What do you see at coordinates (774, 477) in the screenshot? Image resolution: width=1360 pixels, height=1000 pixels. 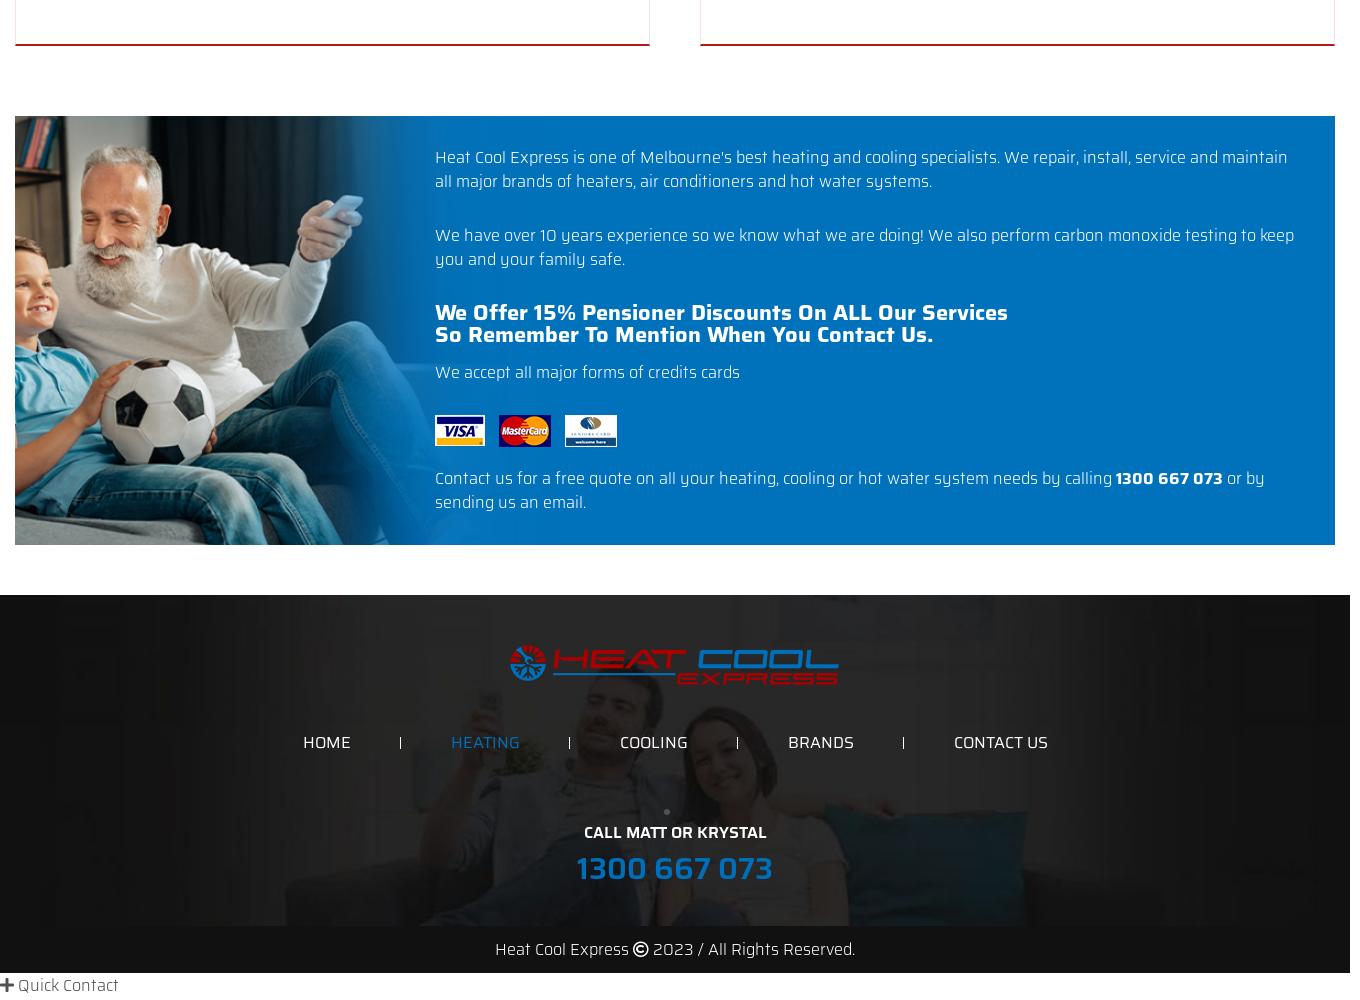 I see `'Contact us for a free quote on all your heating, cooling or hot water system needs by calling'` at bounding box center [774, 477].